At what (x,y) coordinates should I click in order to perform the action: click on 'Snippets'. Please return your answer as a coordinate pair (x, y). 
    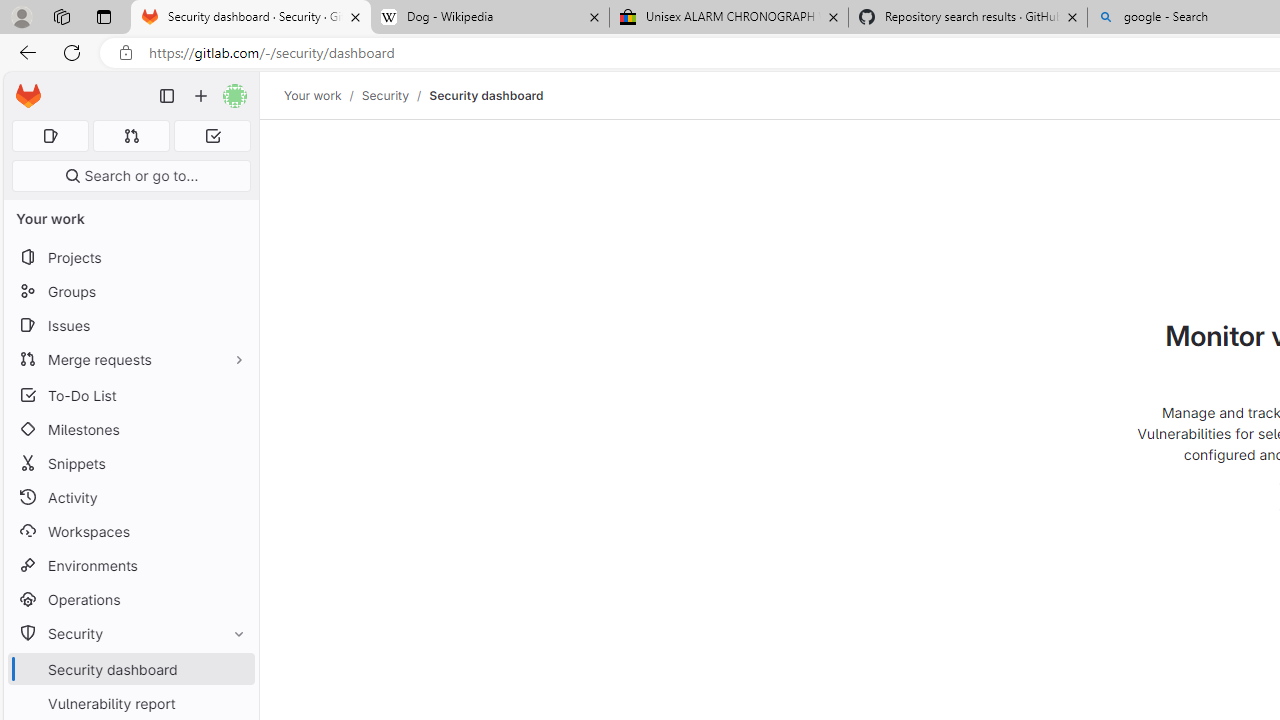
    Looking at the image, I should click on (130, 463).